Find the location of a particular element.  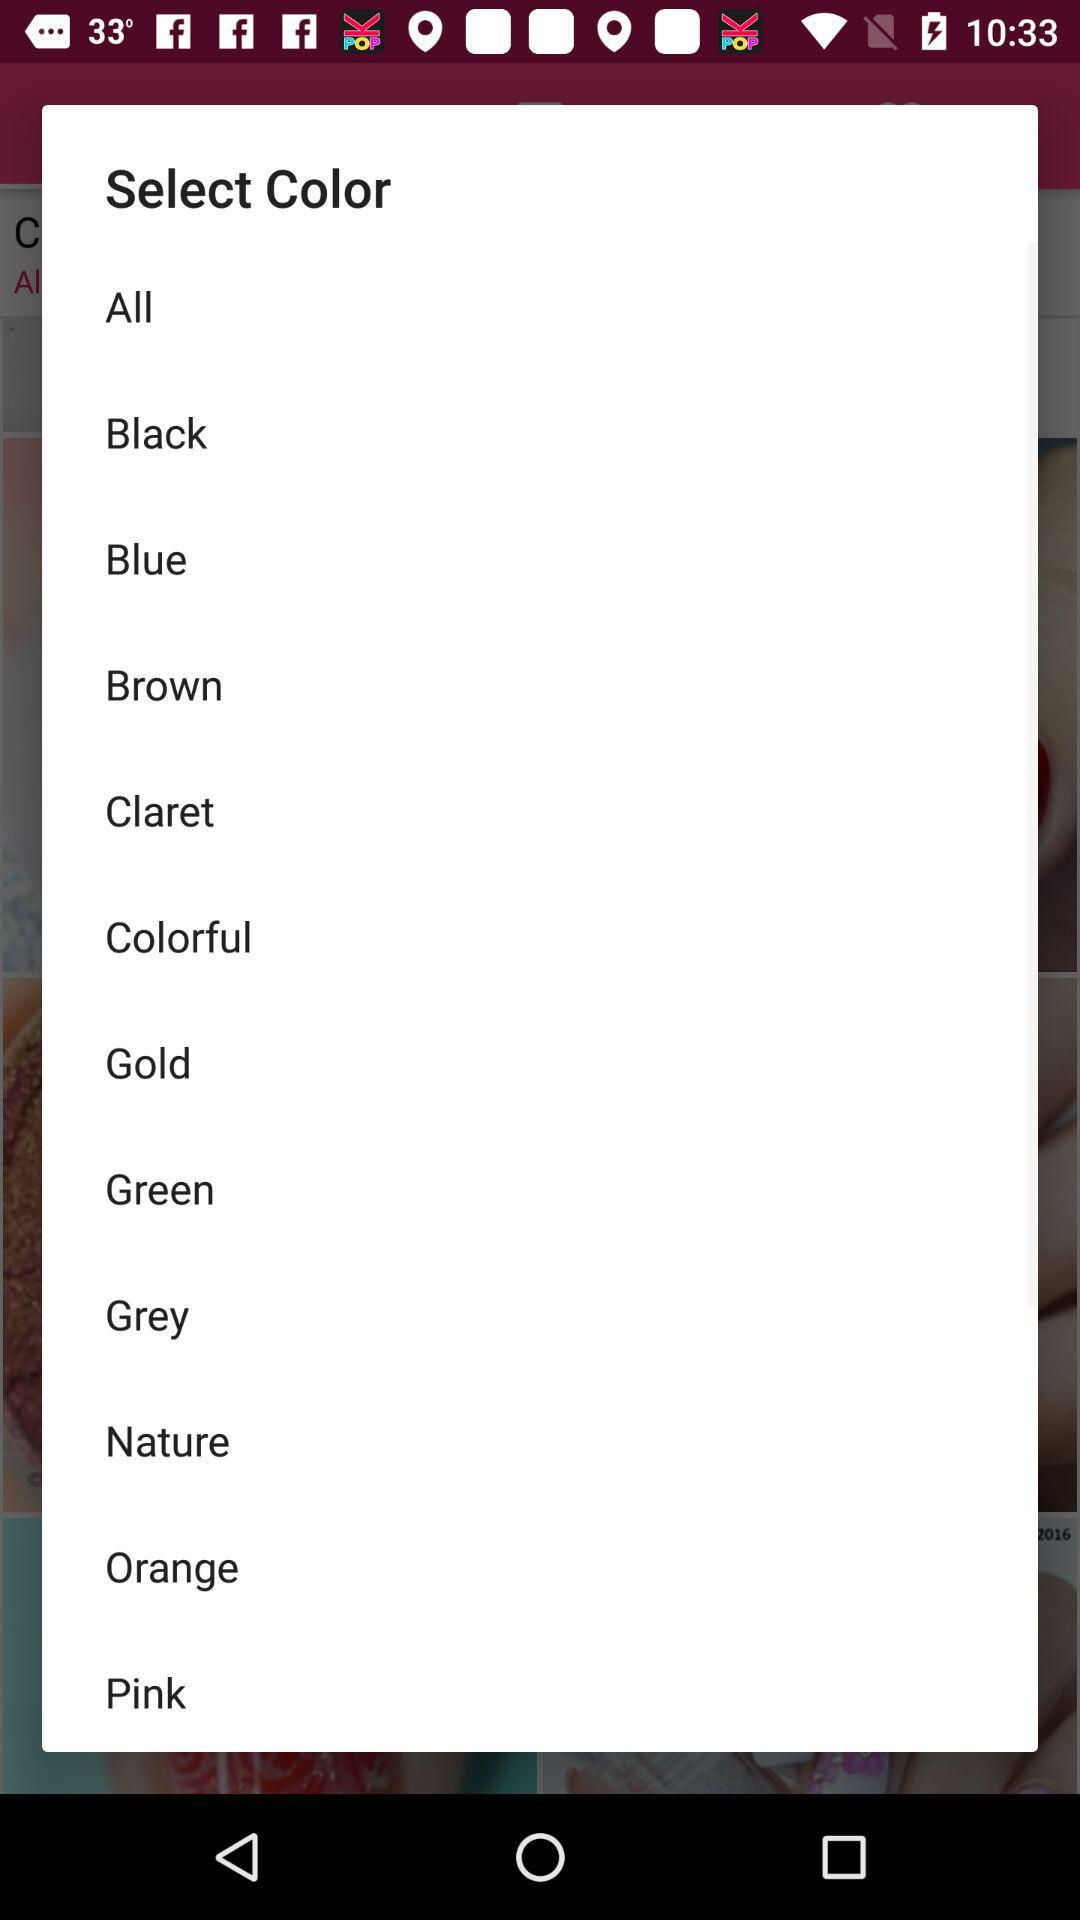

black is located at coordinates (540, 431).